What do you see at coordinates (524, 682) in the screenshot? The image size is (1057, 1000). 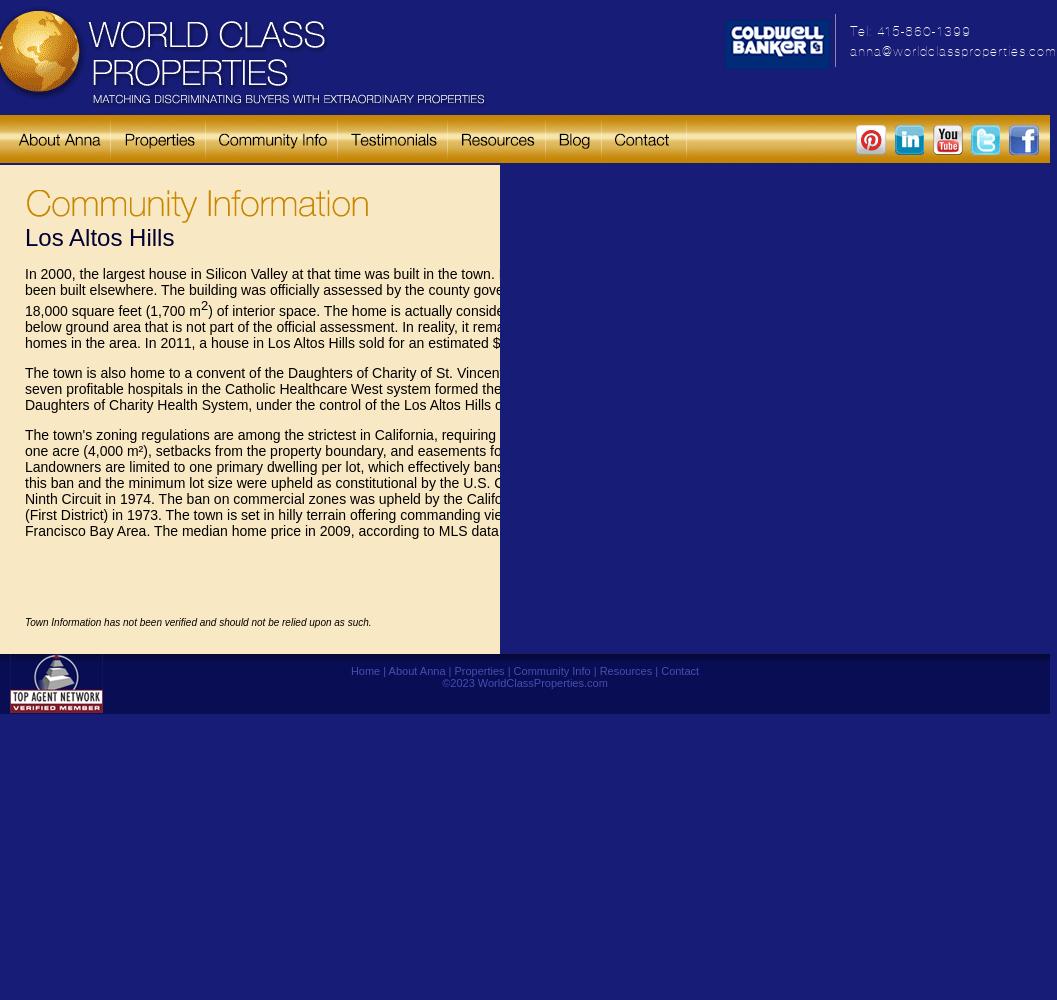 I see `'©2023 WorldClassProperties.com'` at bounding box center [524, 682].